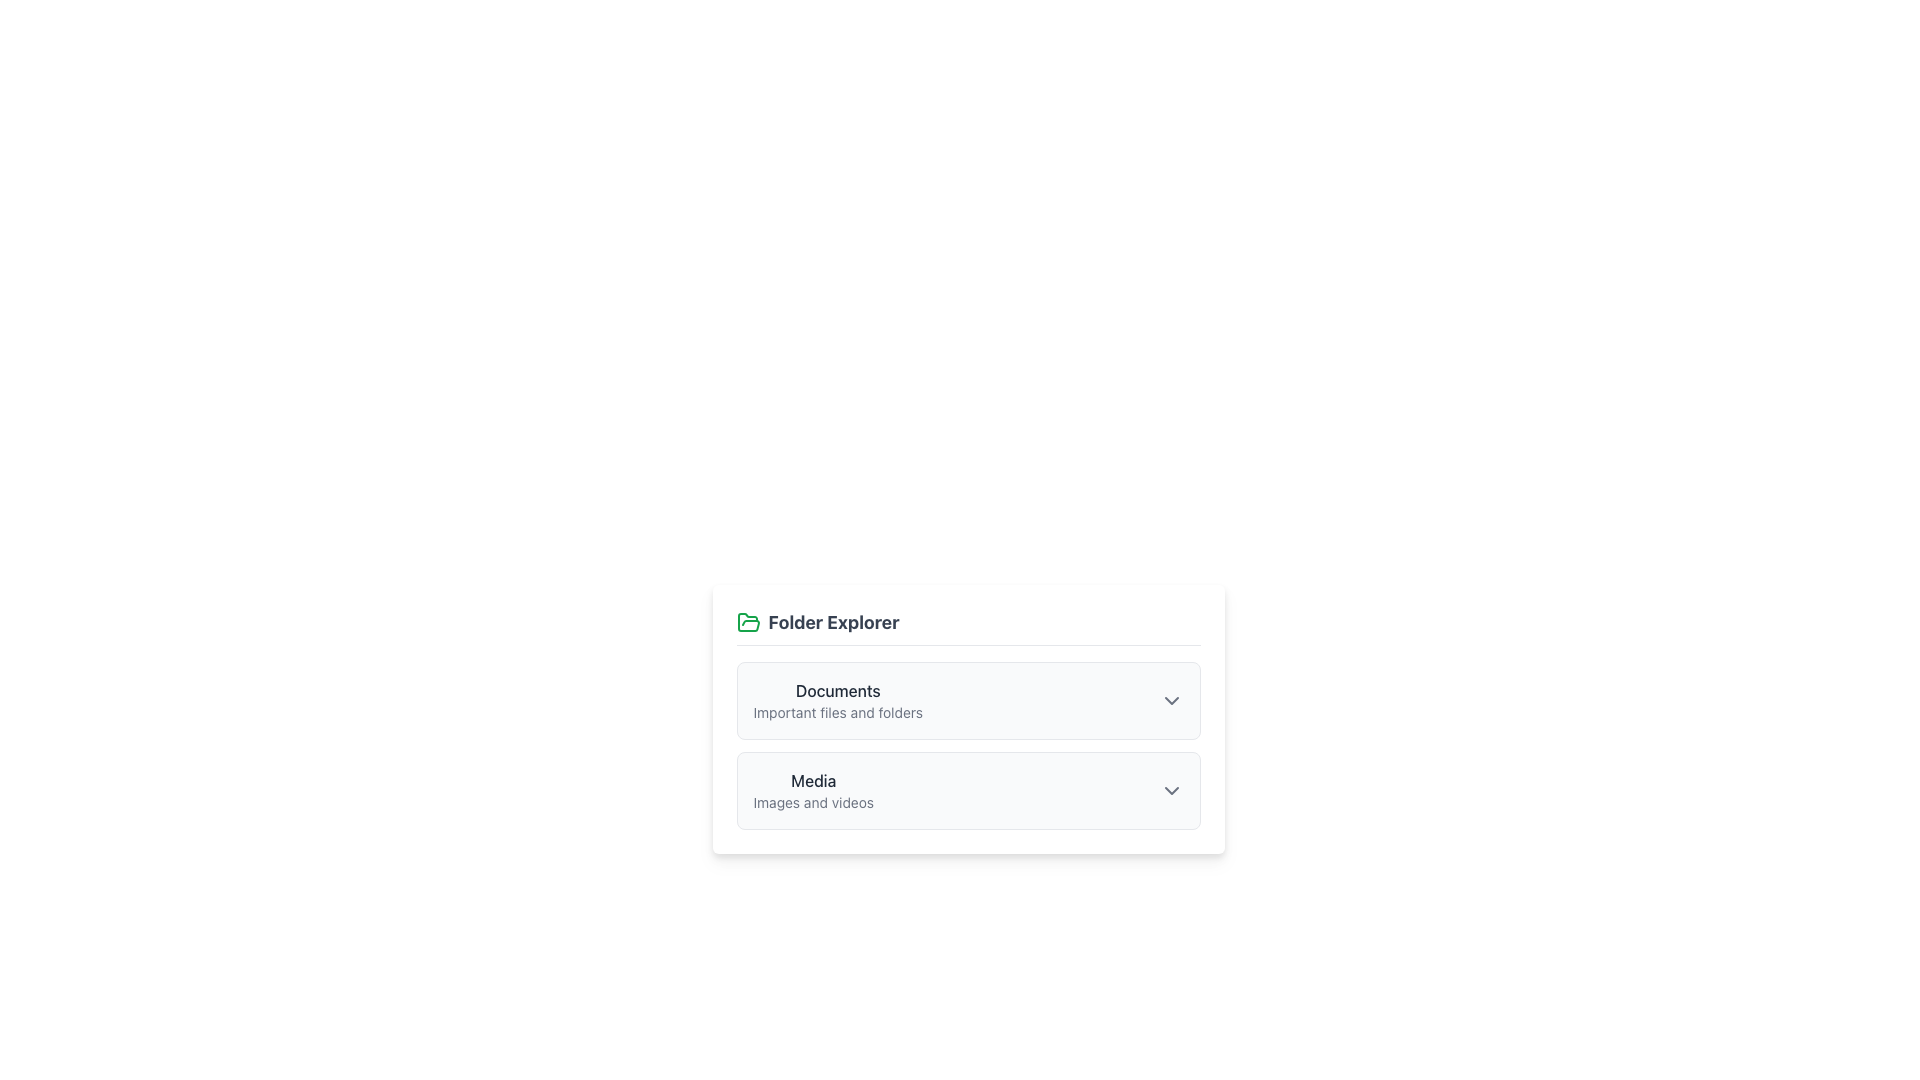  Describe the element at coordinates (813, 779) in the screenshot. I see `text from the bold 'Media' label located in the 'Folder Explorer' section, positioned above the 'Images and videos' label` at that location.